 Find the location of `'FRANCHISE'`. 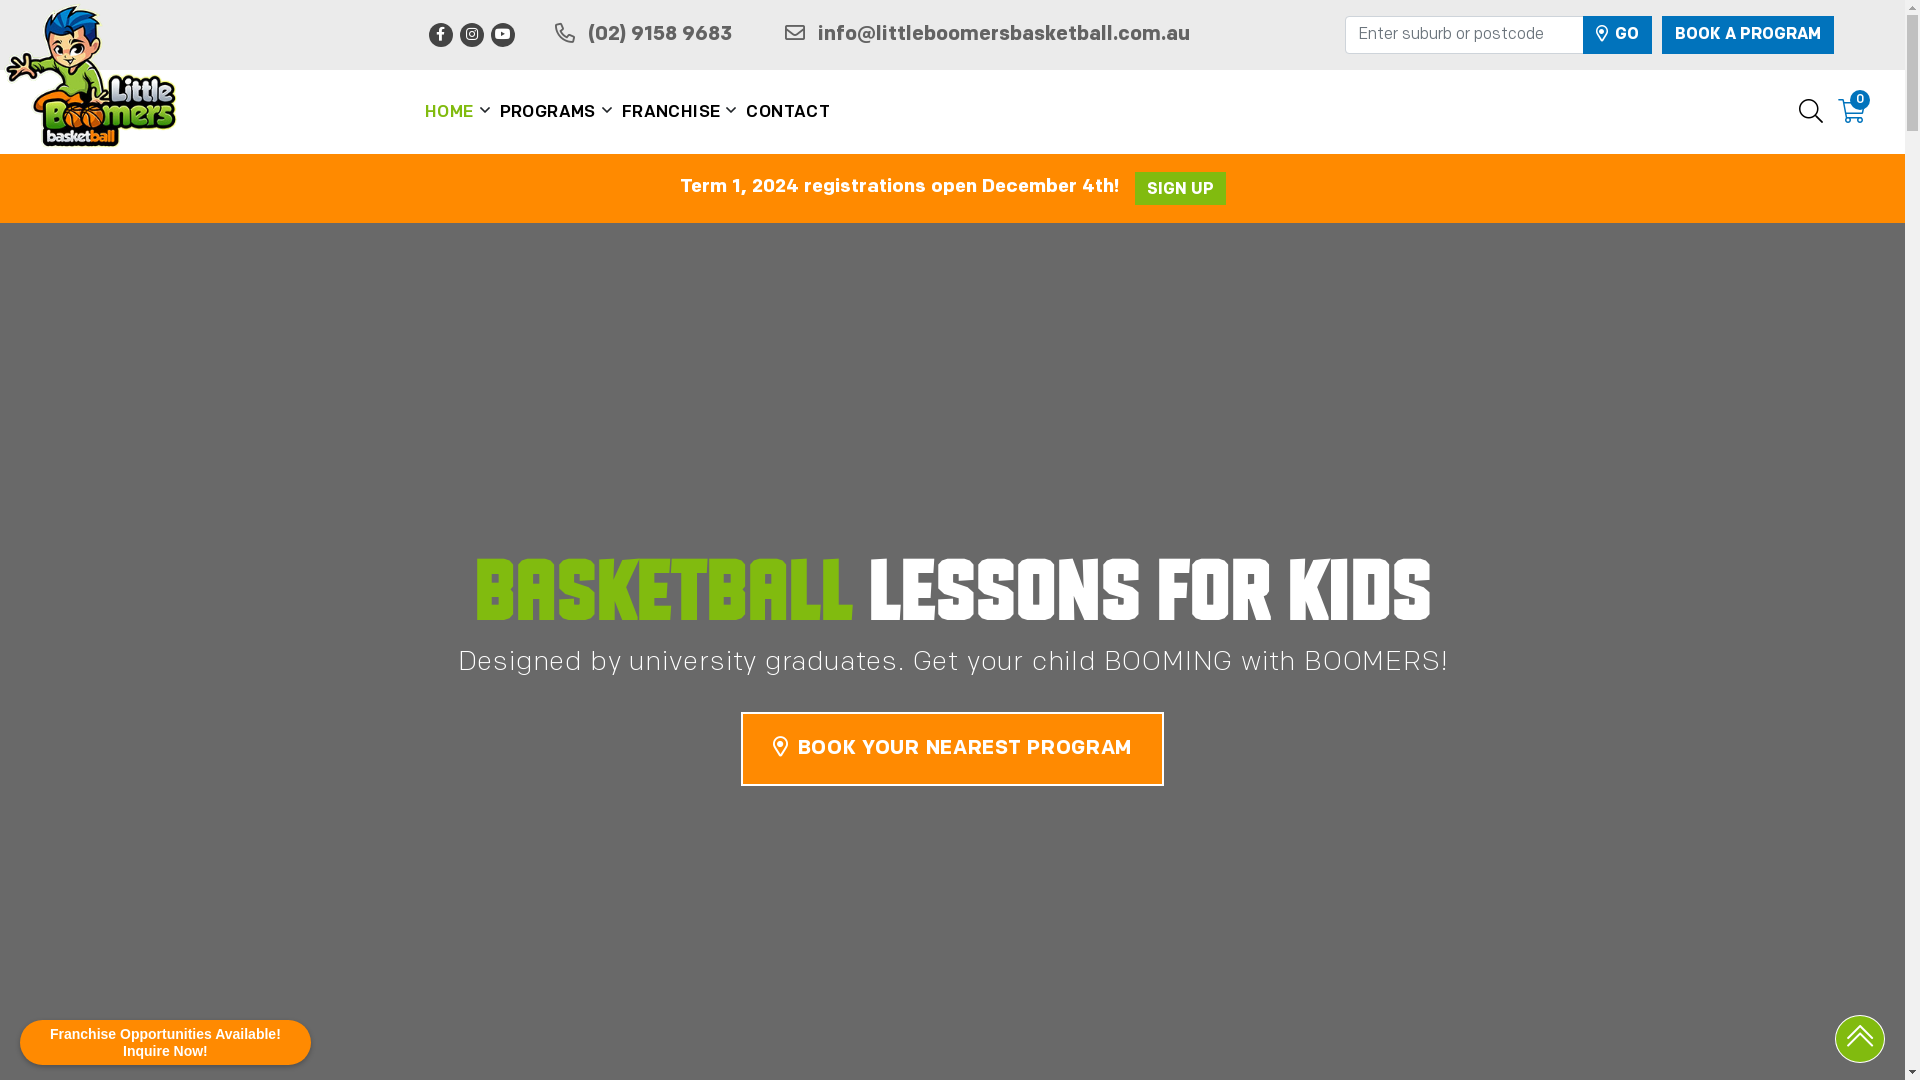

'FRANCHISE' is located at coordinates (671, 112).